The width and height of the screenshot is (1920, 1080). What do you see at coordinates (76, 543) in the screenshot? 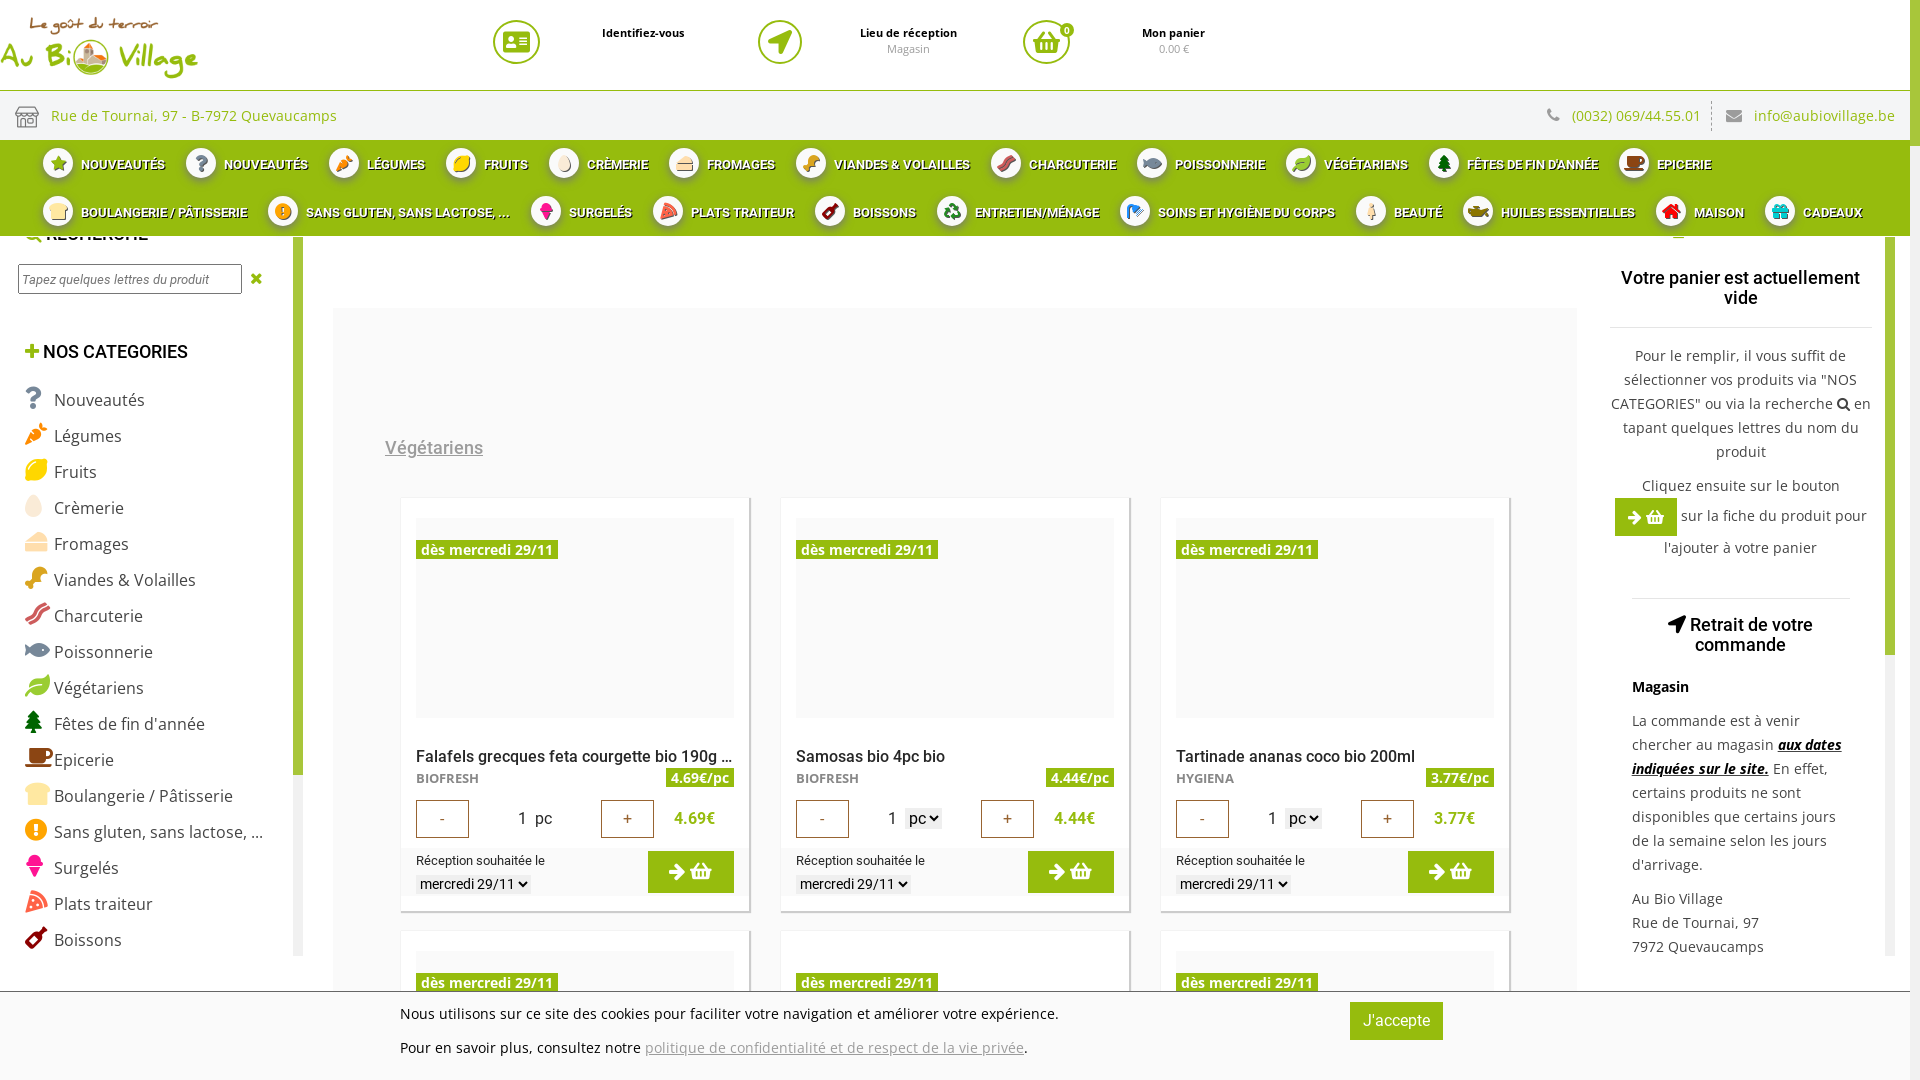
I see `'Fromages'` at bounding box center [76, 543].